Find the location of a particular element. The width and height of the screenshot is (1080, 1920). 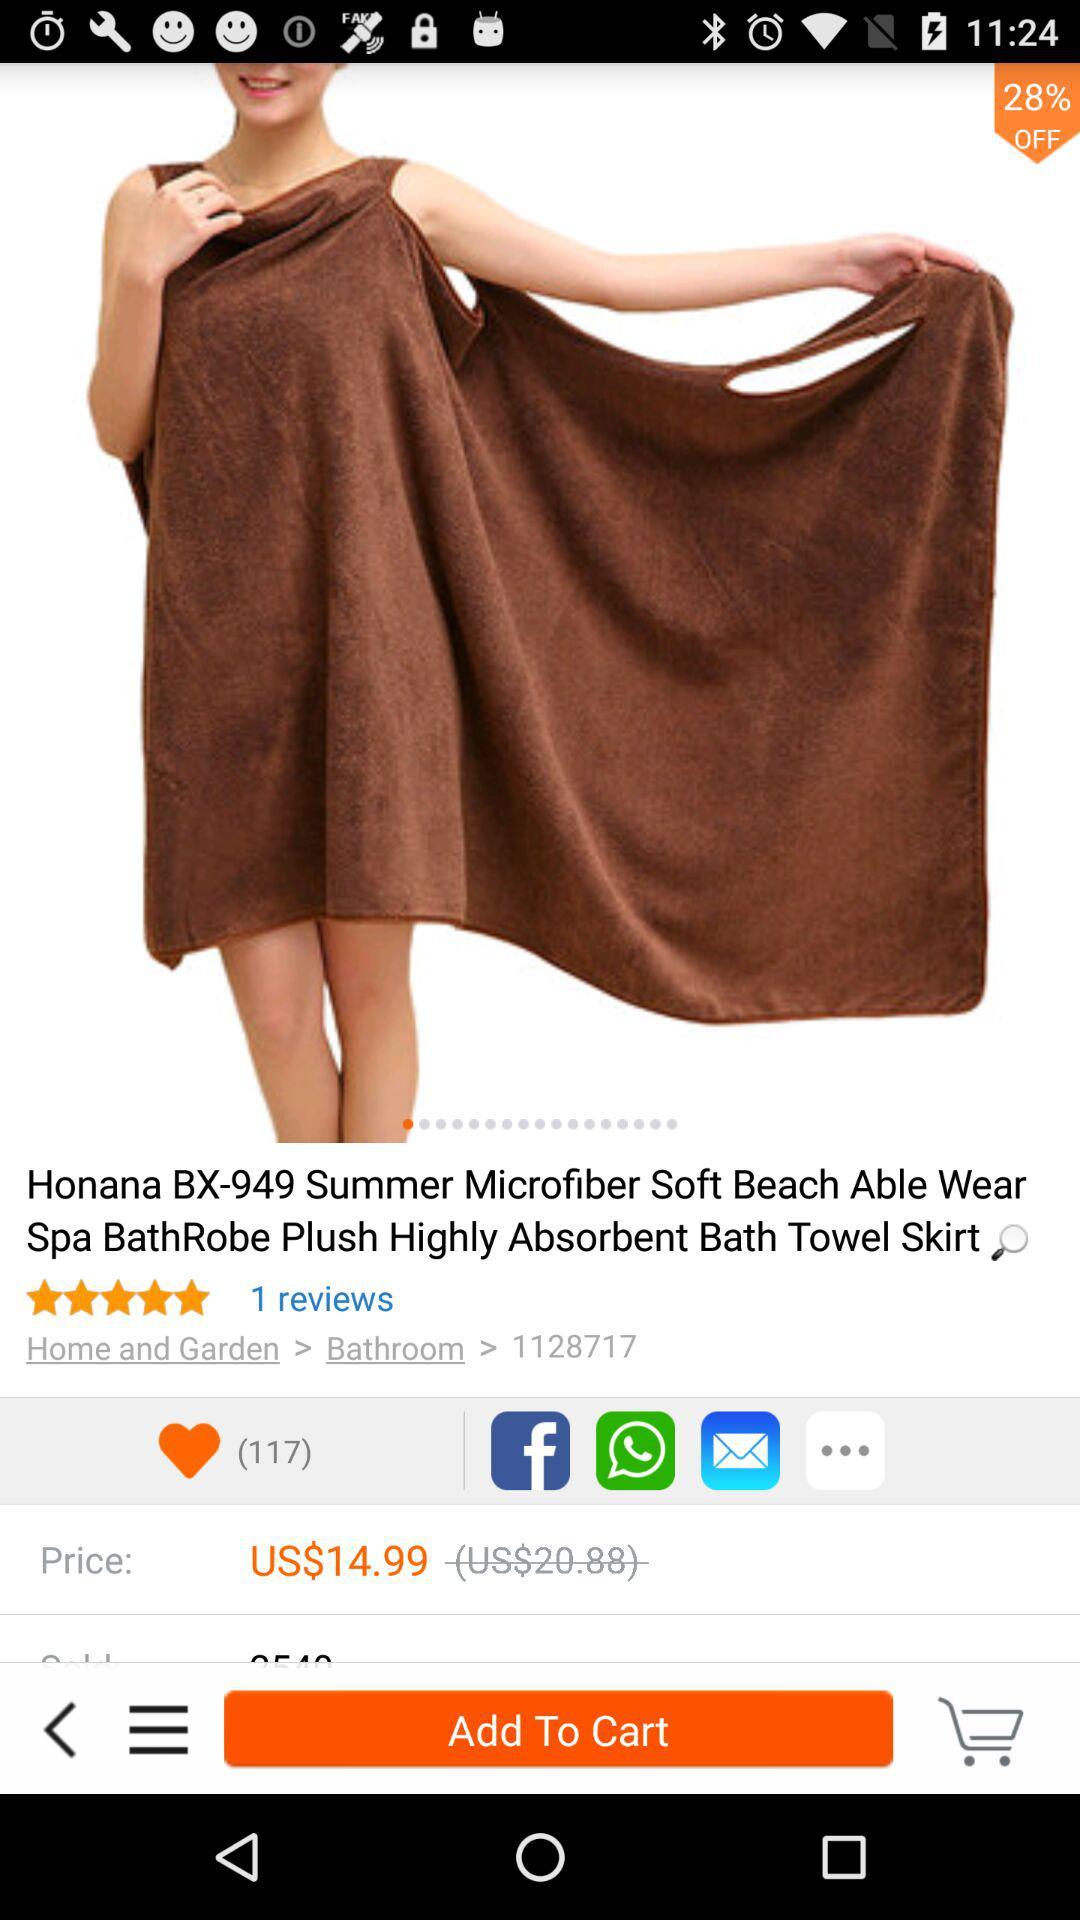

1 reviews icon is located at coordinates (321, 1297).